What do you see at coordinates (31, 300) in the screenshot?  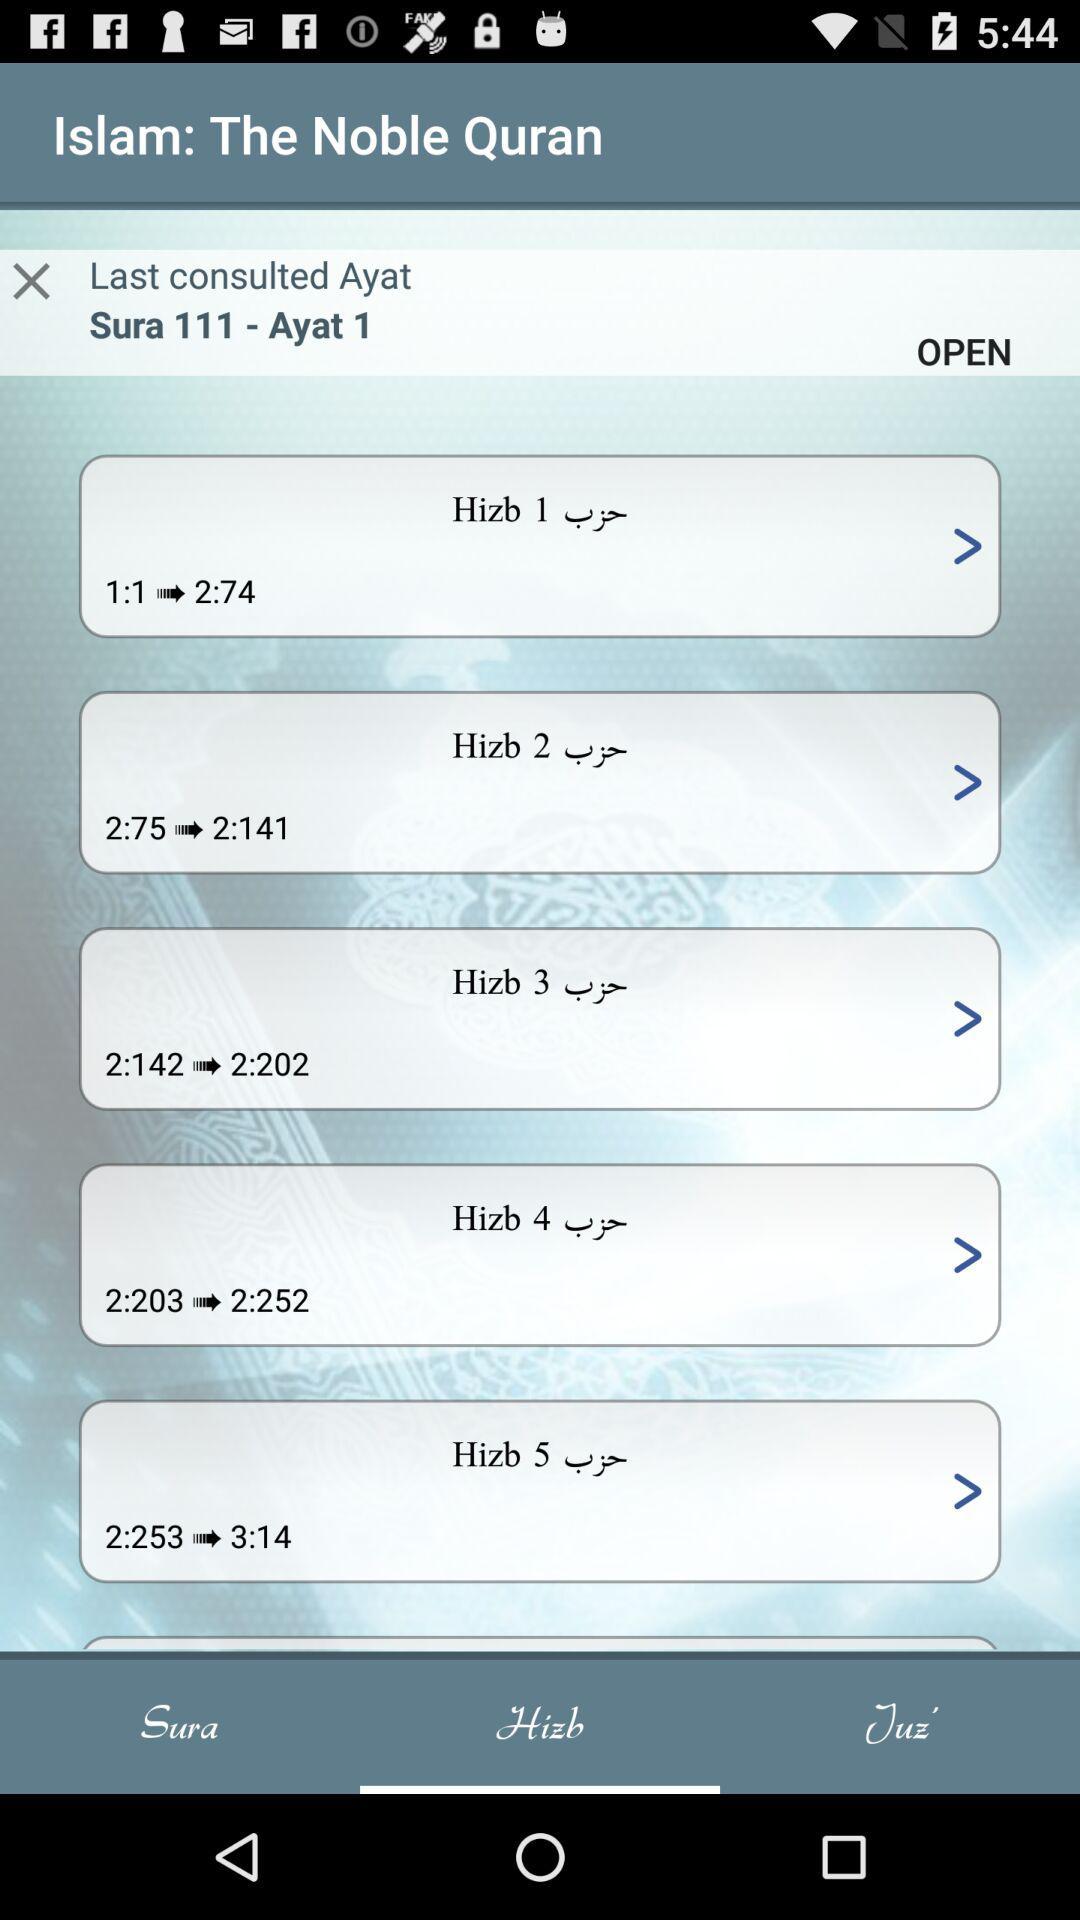 I see `the close icon` at bounding box center [31, 300].